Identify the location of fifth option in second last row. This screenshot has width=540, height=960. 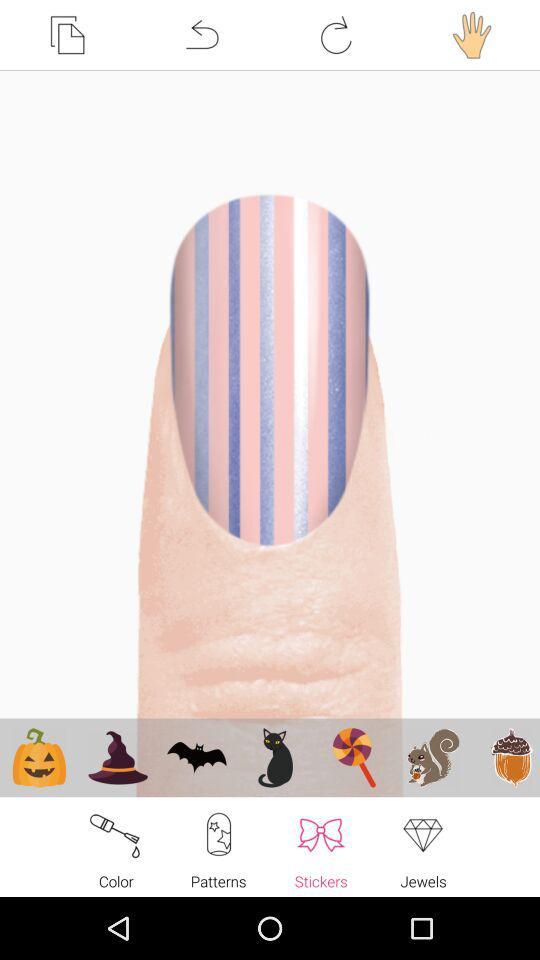
(353, 756).